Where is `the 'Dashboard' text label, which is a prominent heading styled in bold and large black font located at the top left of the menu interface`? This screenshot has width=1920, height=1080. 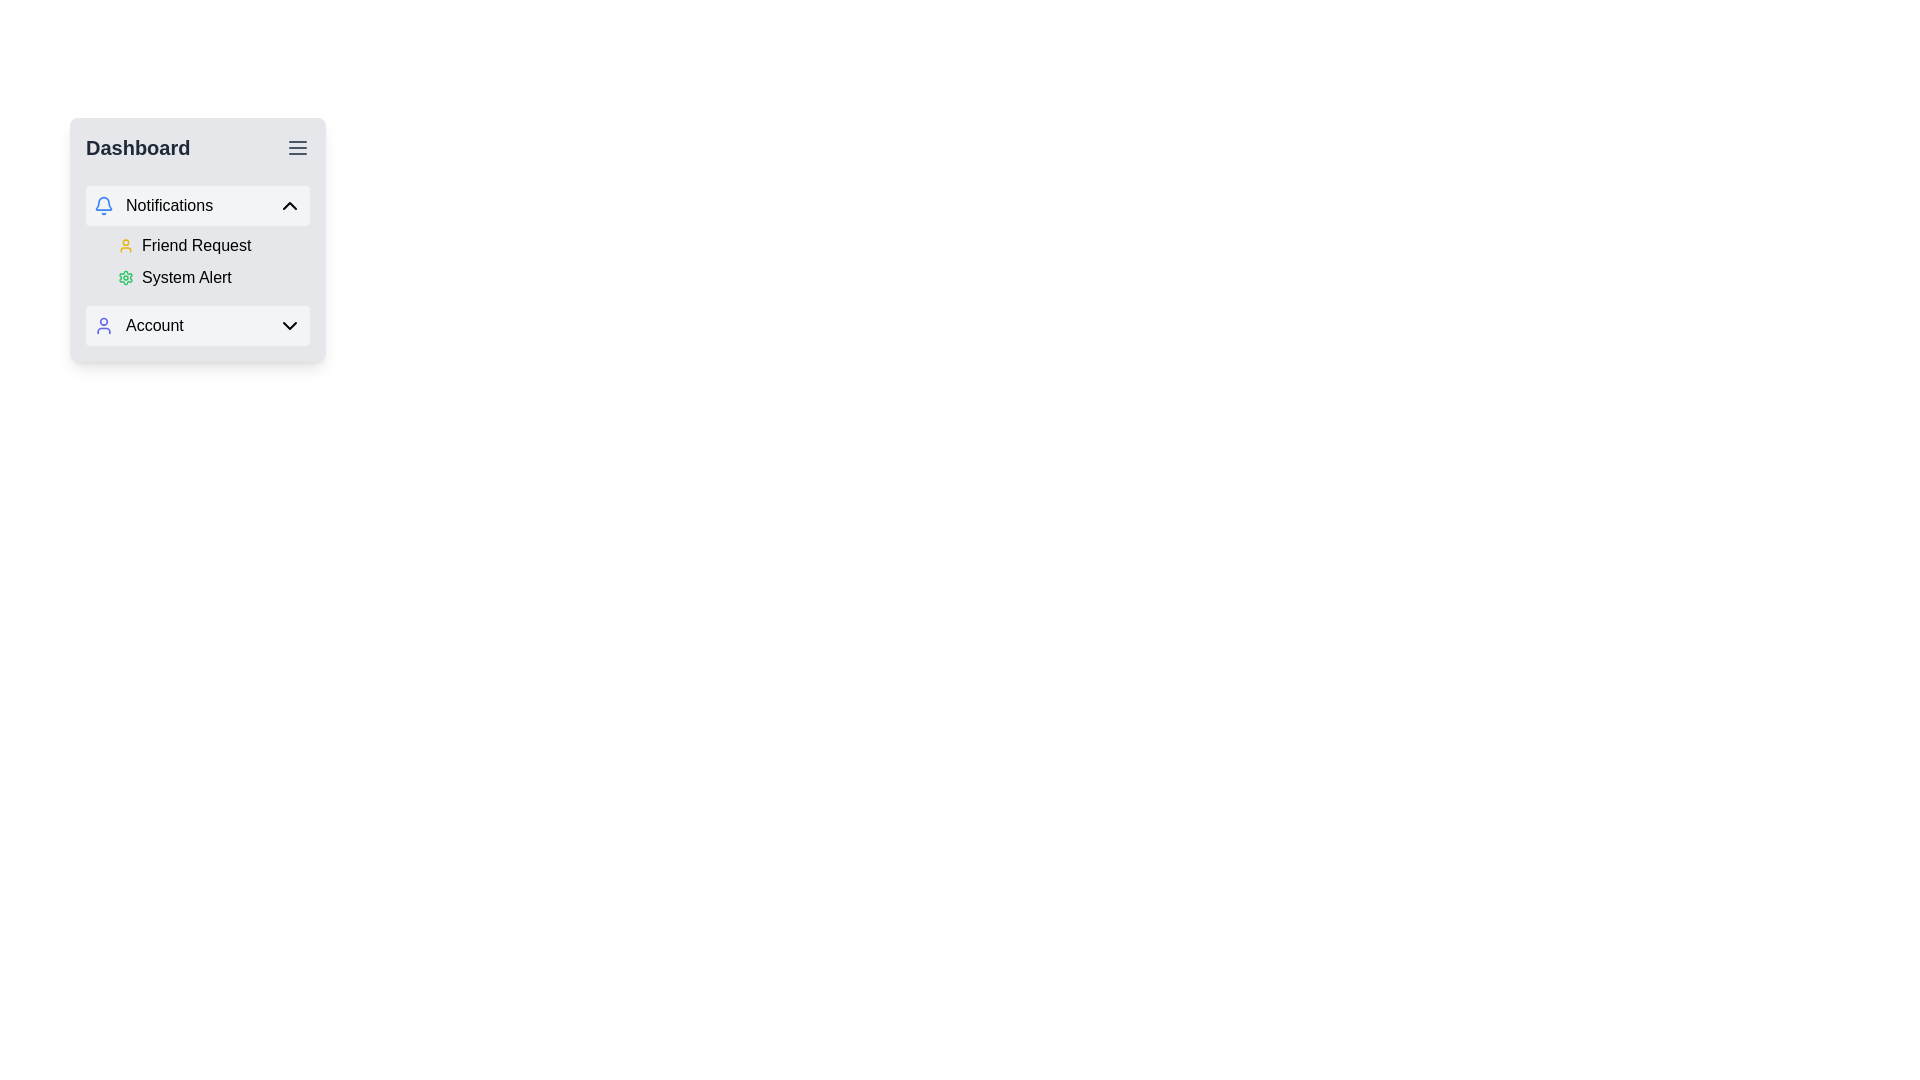
the 'Dashboard' text label, which is a prominent heading styled in bold and large black font located at the top left of the menu interface is located at coordinates (137, 146).